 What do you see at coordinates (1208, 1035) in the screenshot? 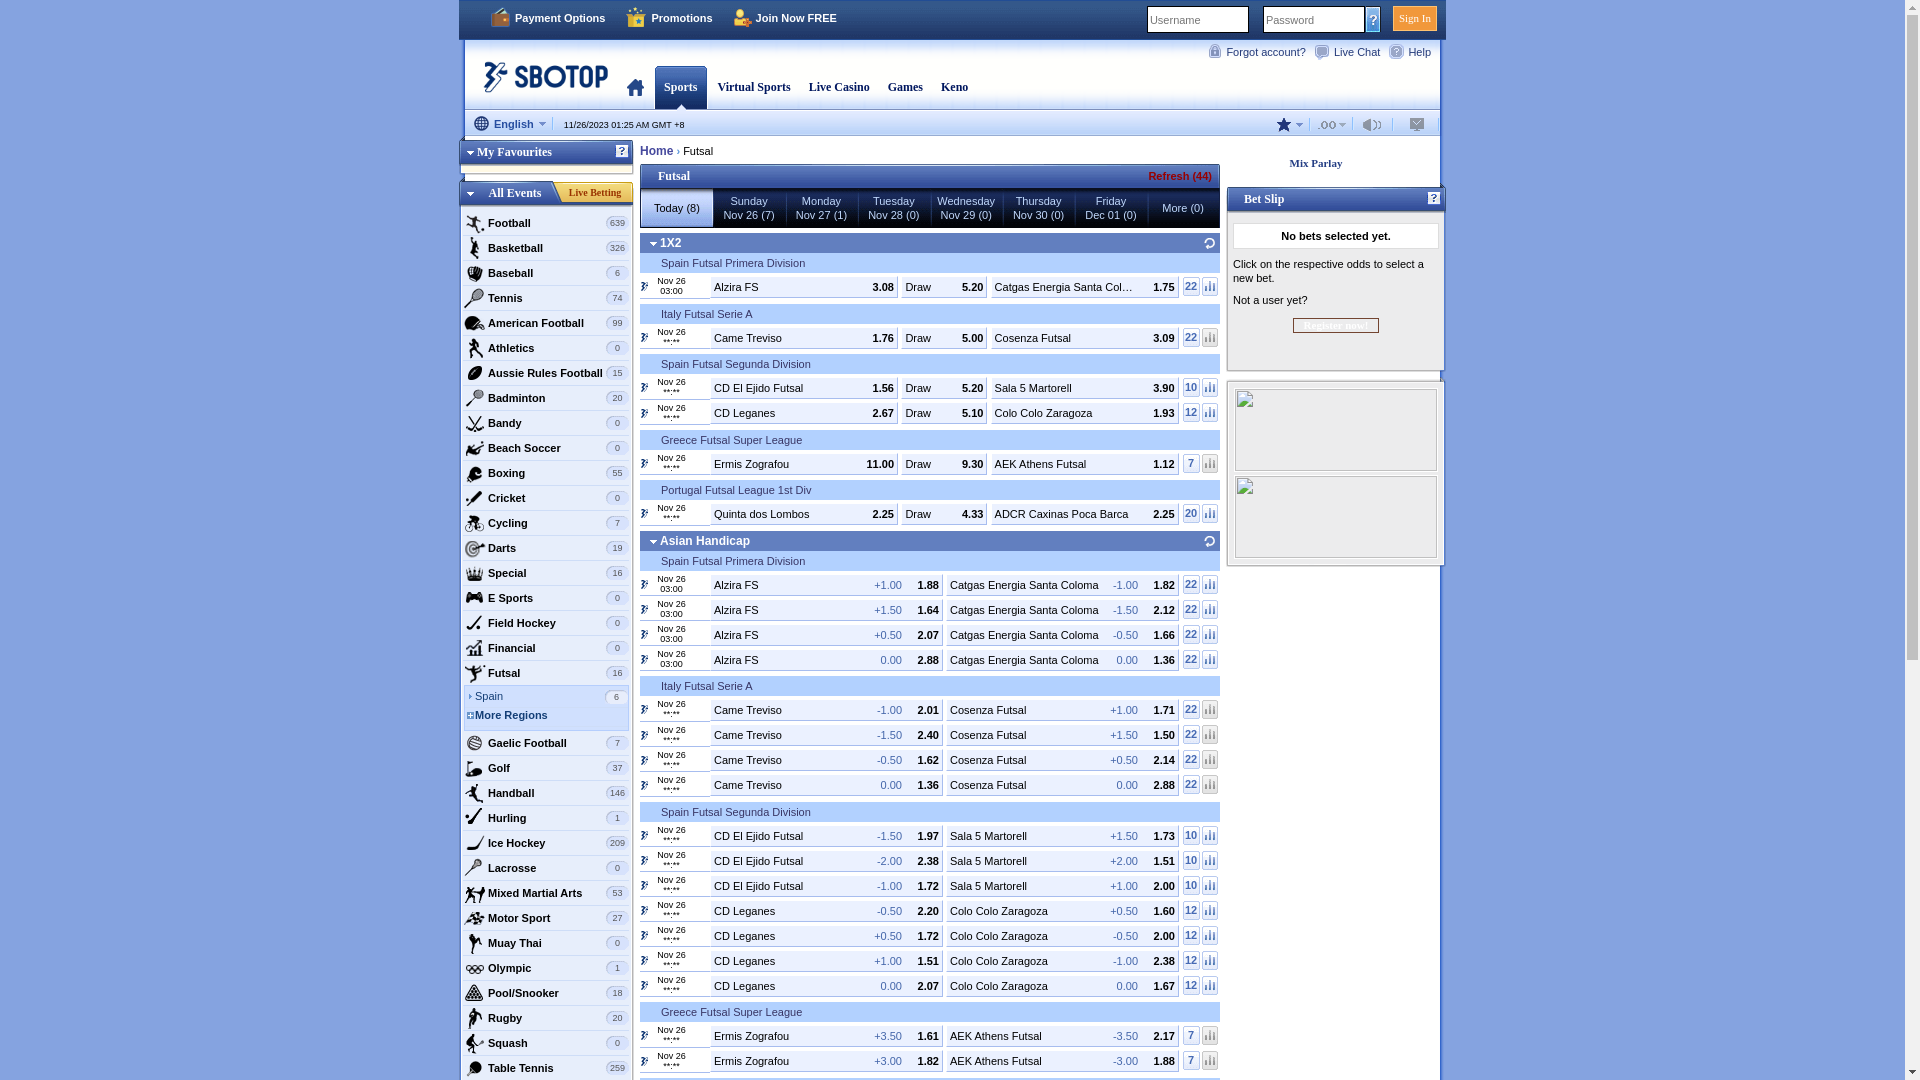
I see `'No statistics available'` at bounding box center [1208, 1035].